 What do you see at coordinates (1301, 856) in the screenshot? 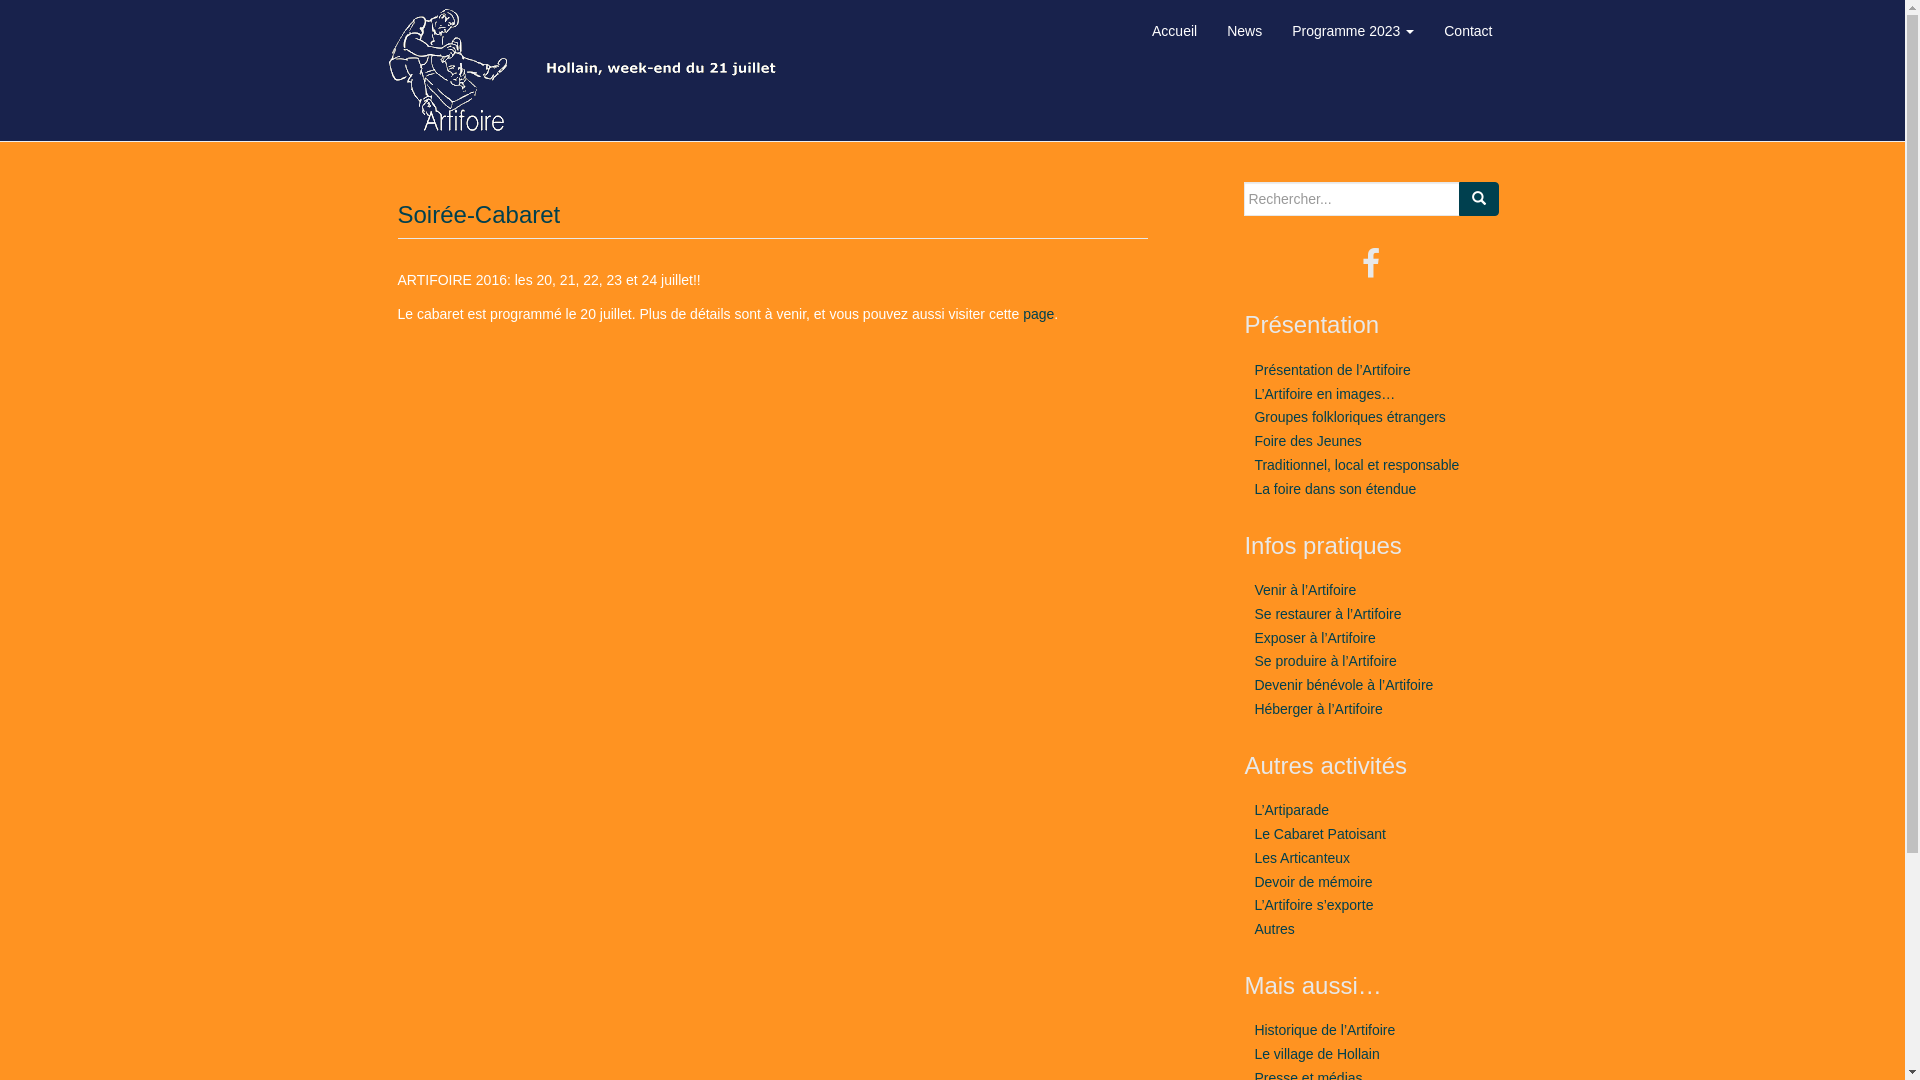
I see `'Les Articanteux'` at bounding box center [1301, 856].